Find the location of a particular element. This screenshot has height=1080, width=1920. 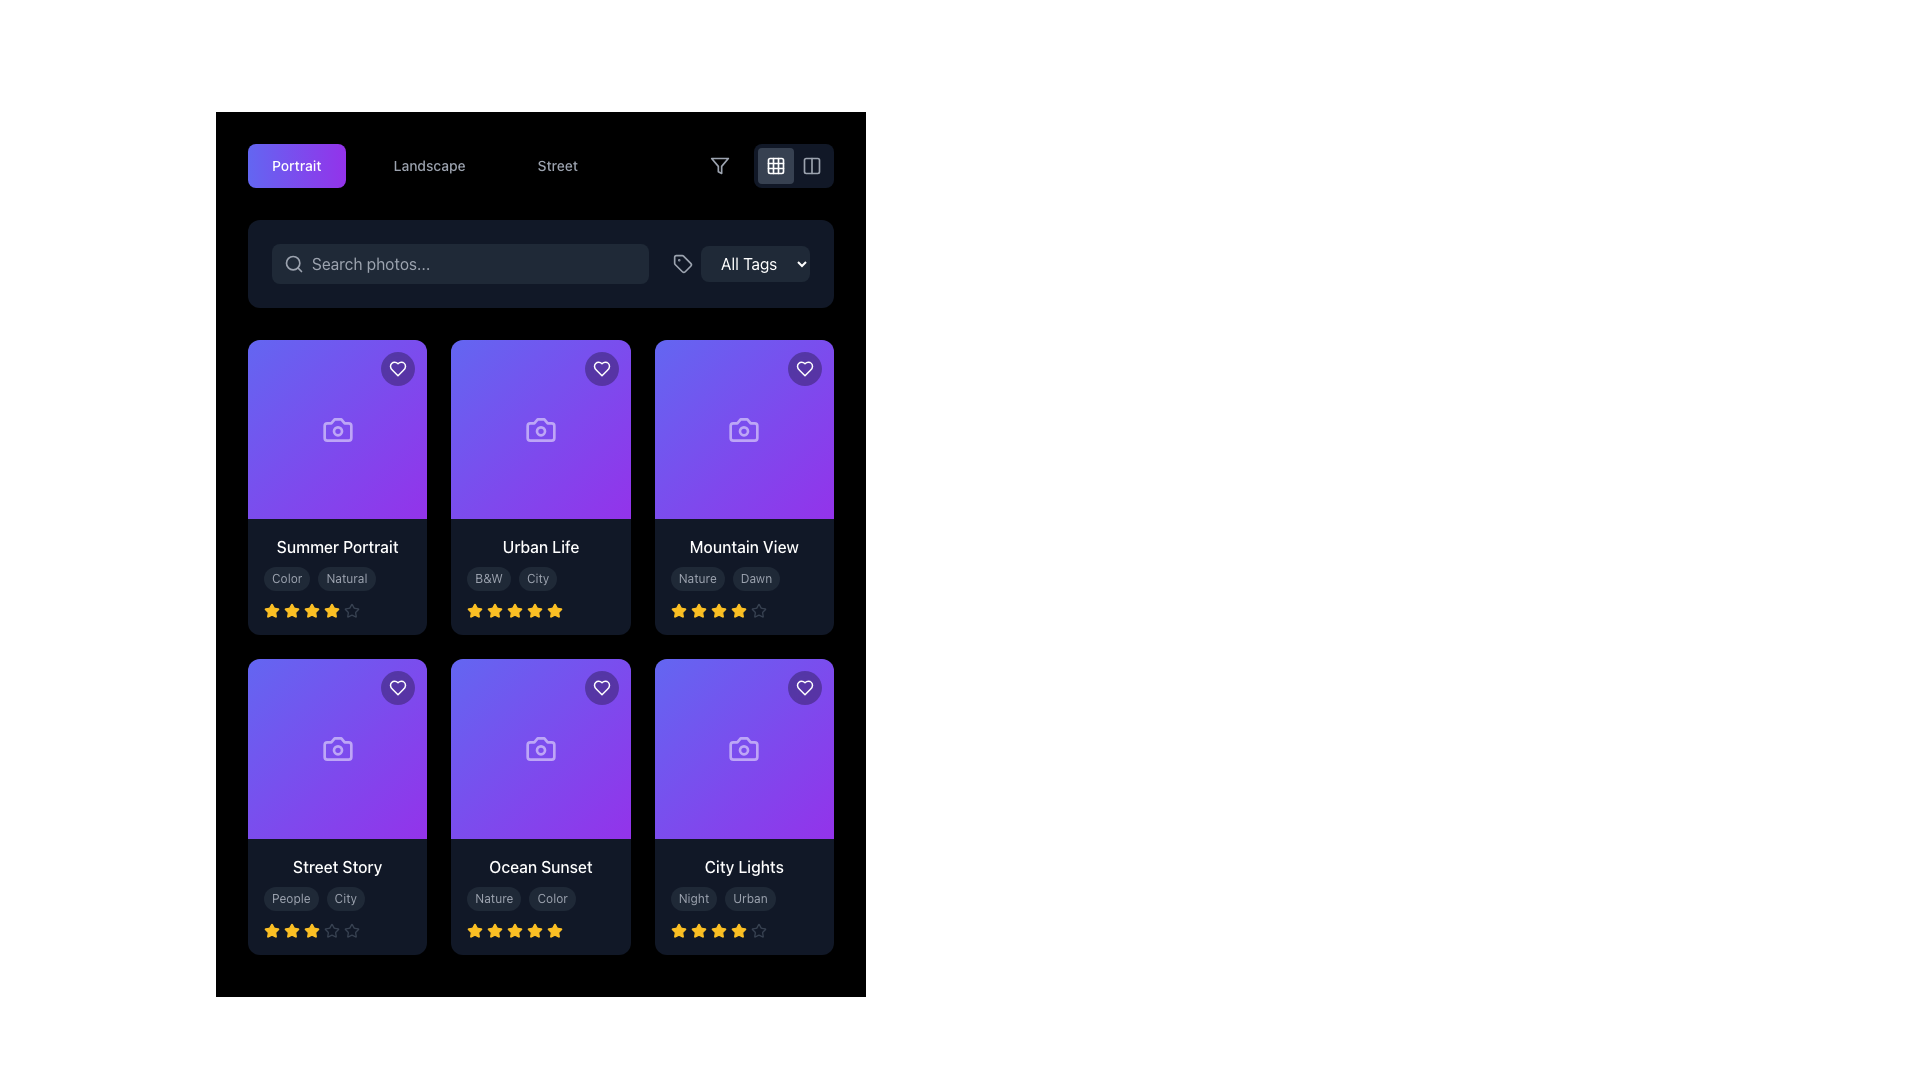

the third star in the five-star rating system for the 'Mountain View' item is located at coordinates (678, 610).